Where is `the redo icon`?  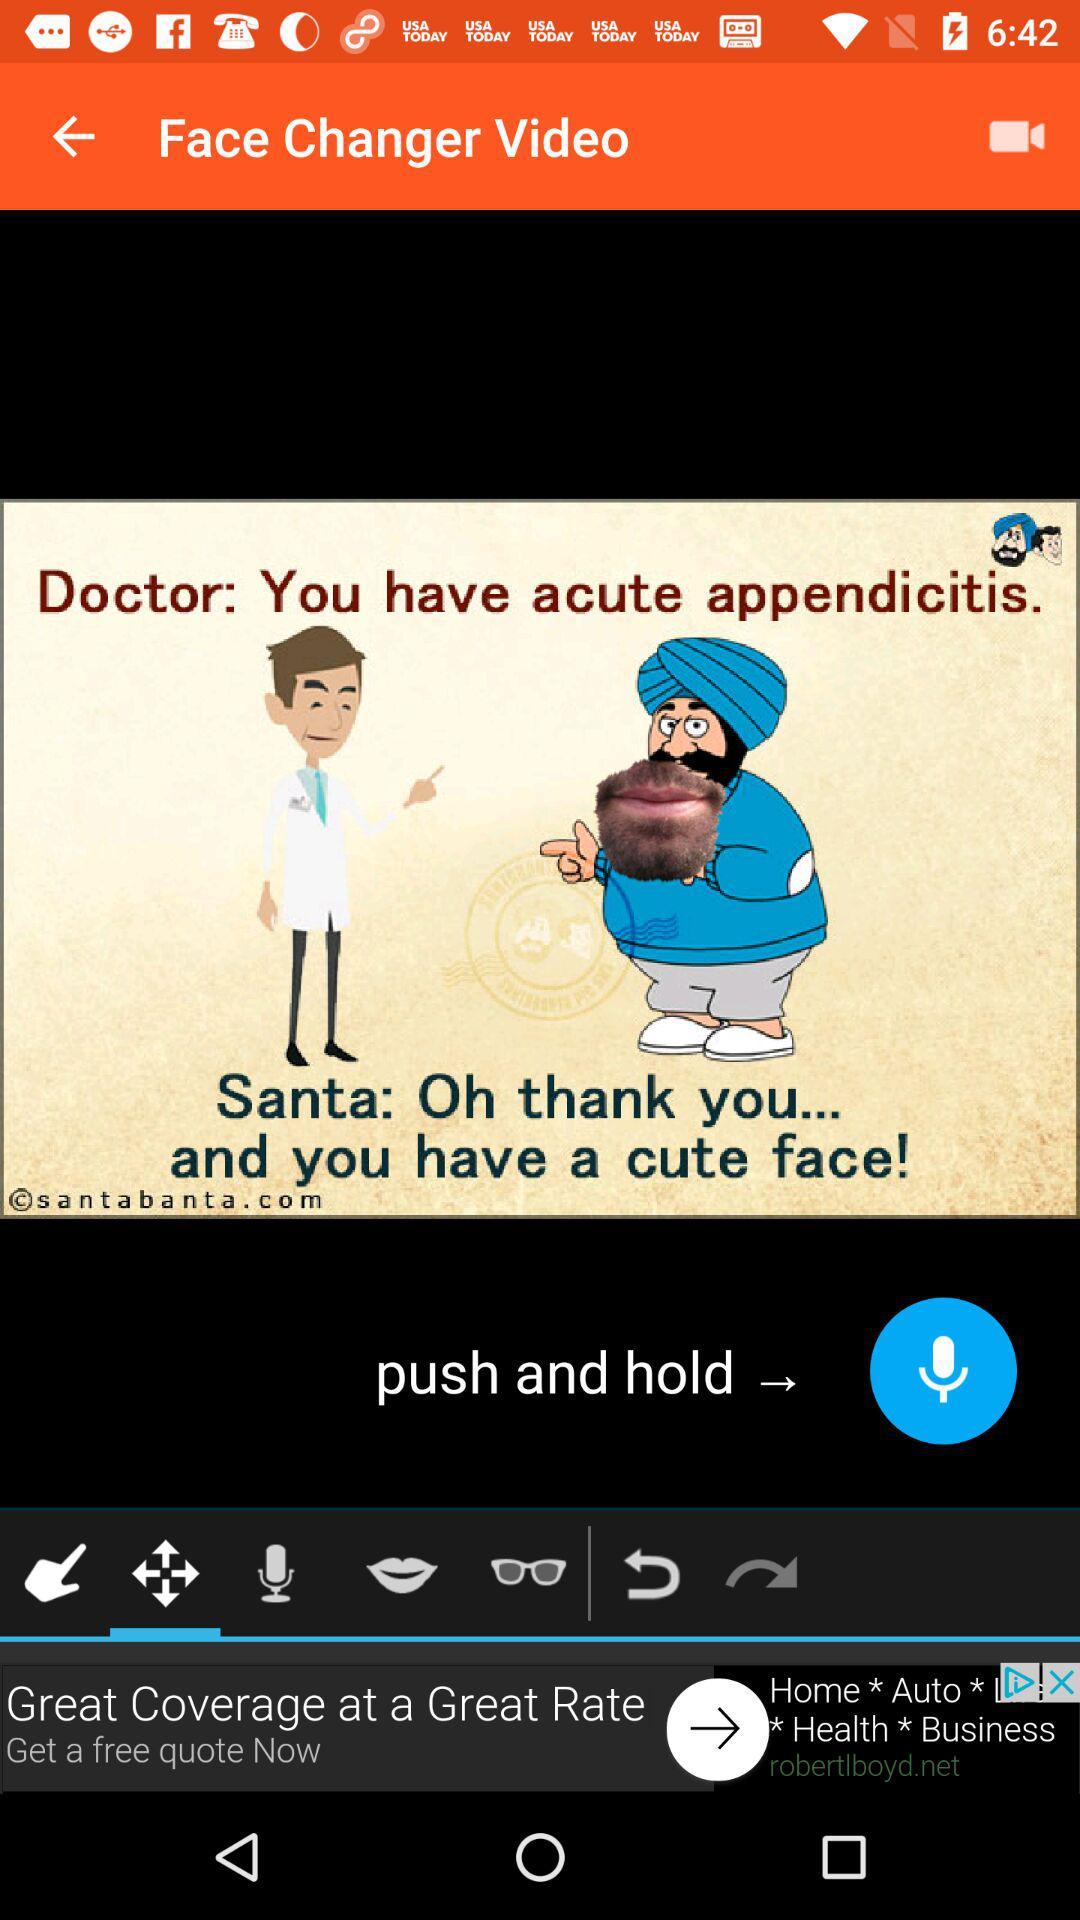 the redo icon is located at coordinates (761, 1572).